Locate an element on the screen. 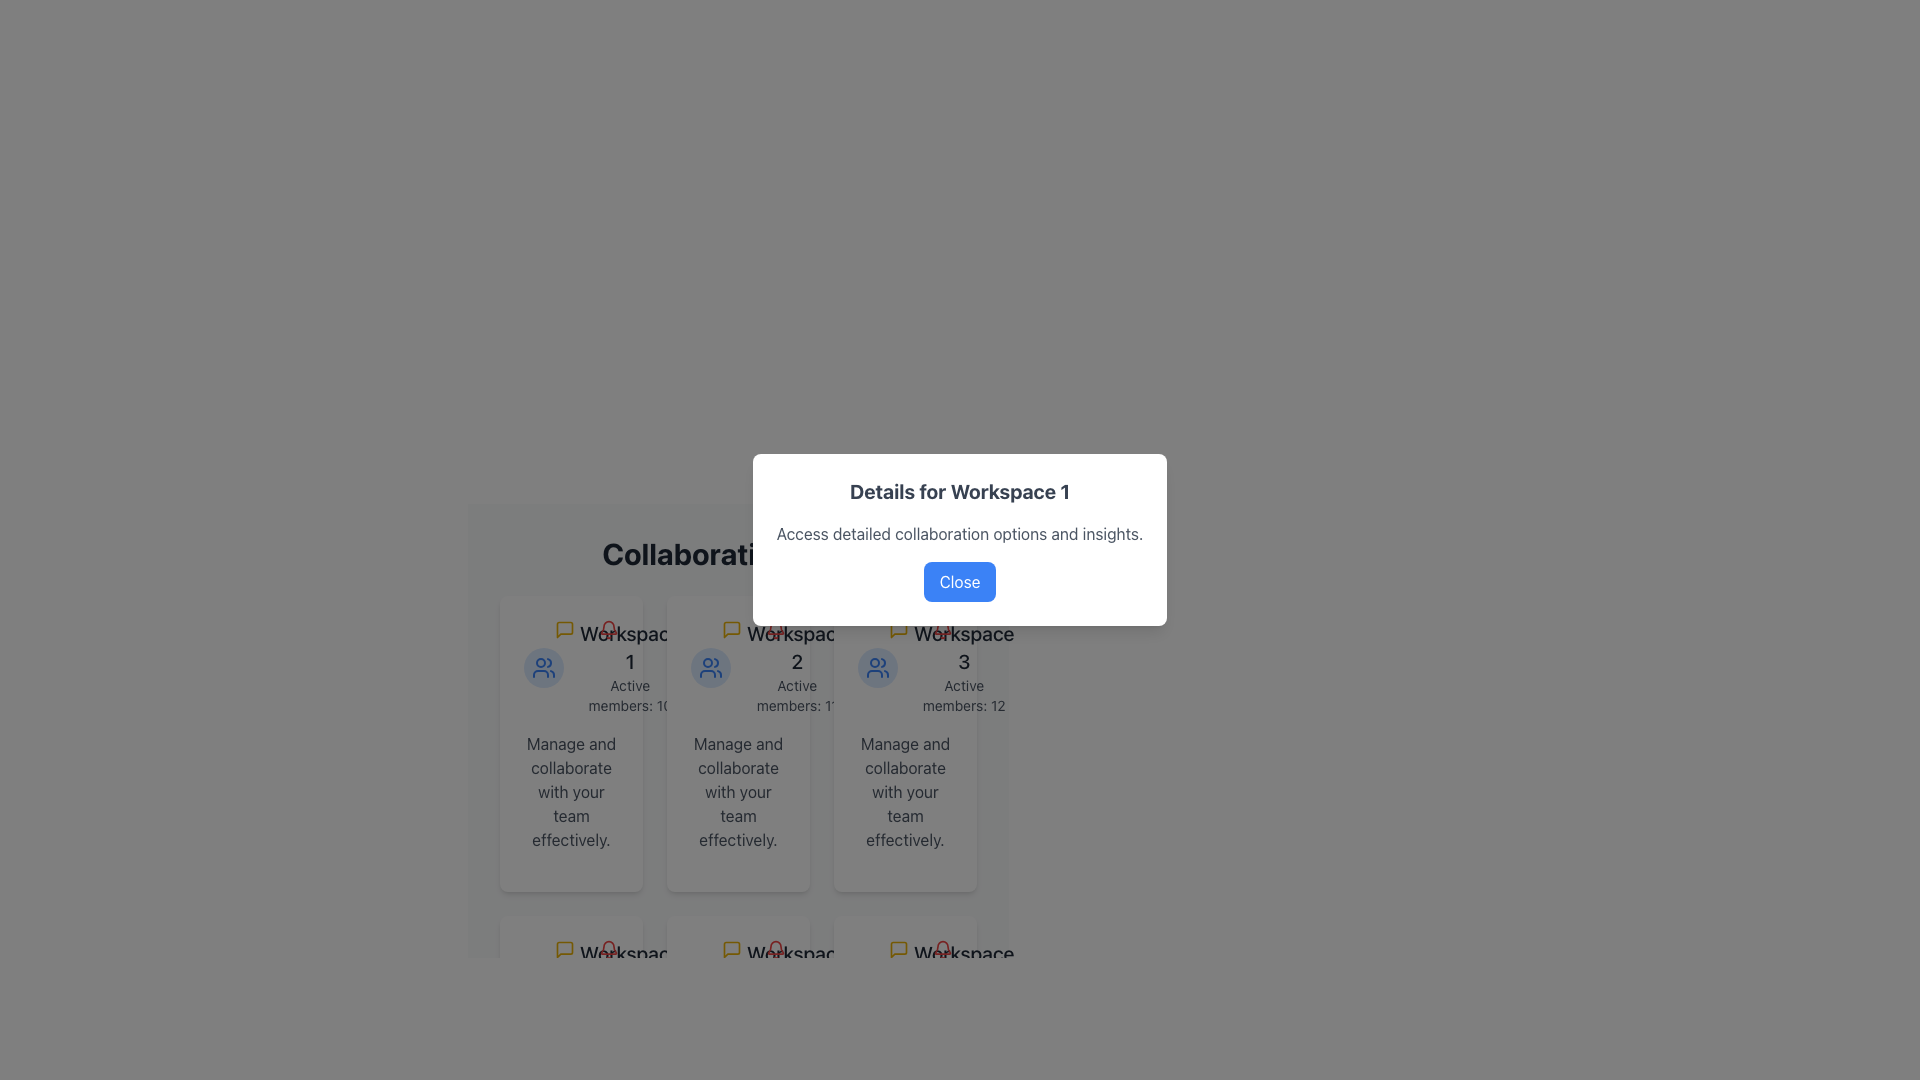 Image resolution: width=1920 pixels, height=1080 pixels. the circular icon with a blue multiple people design from the workspace section is located at coordinates (543, 986).